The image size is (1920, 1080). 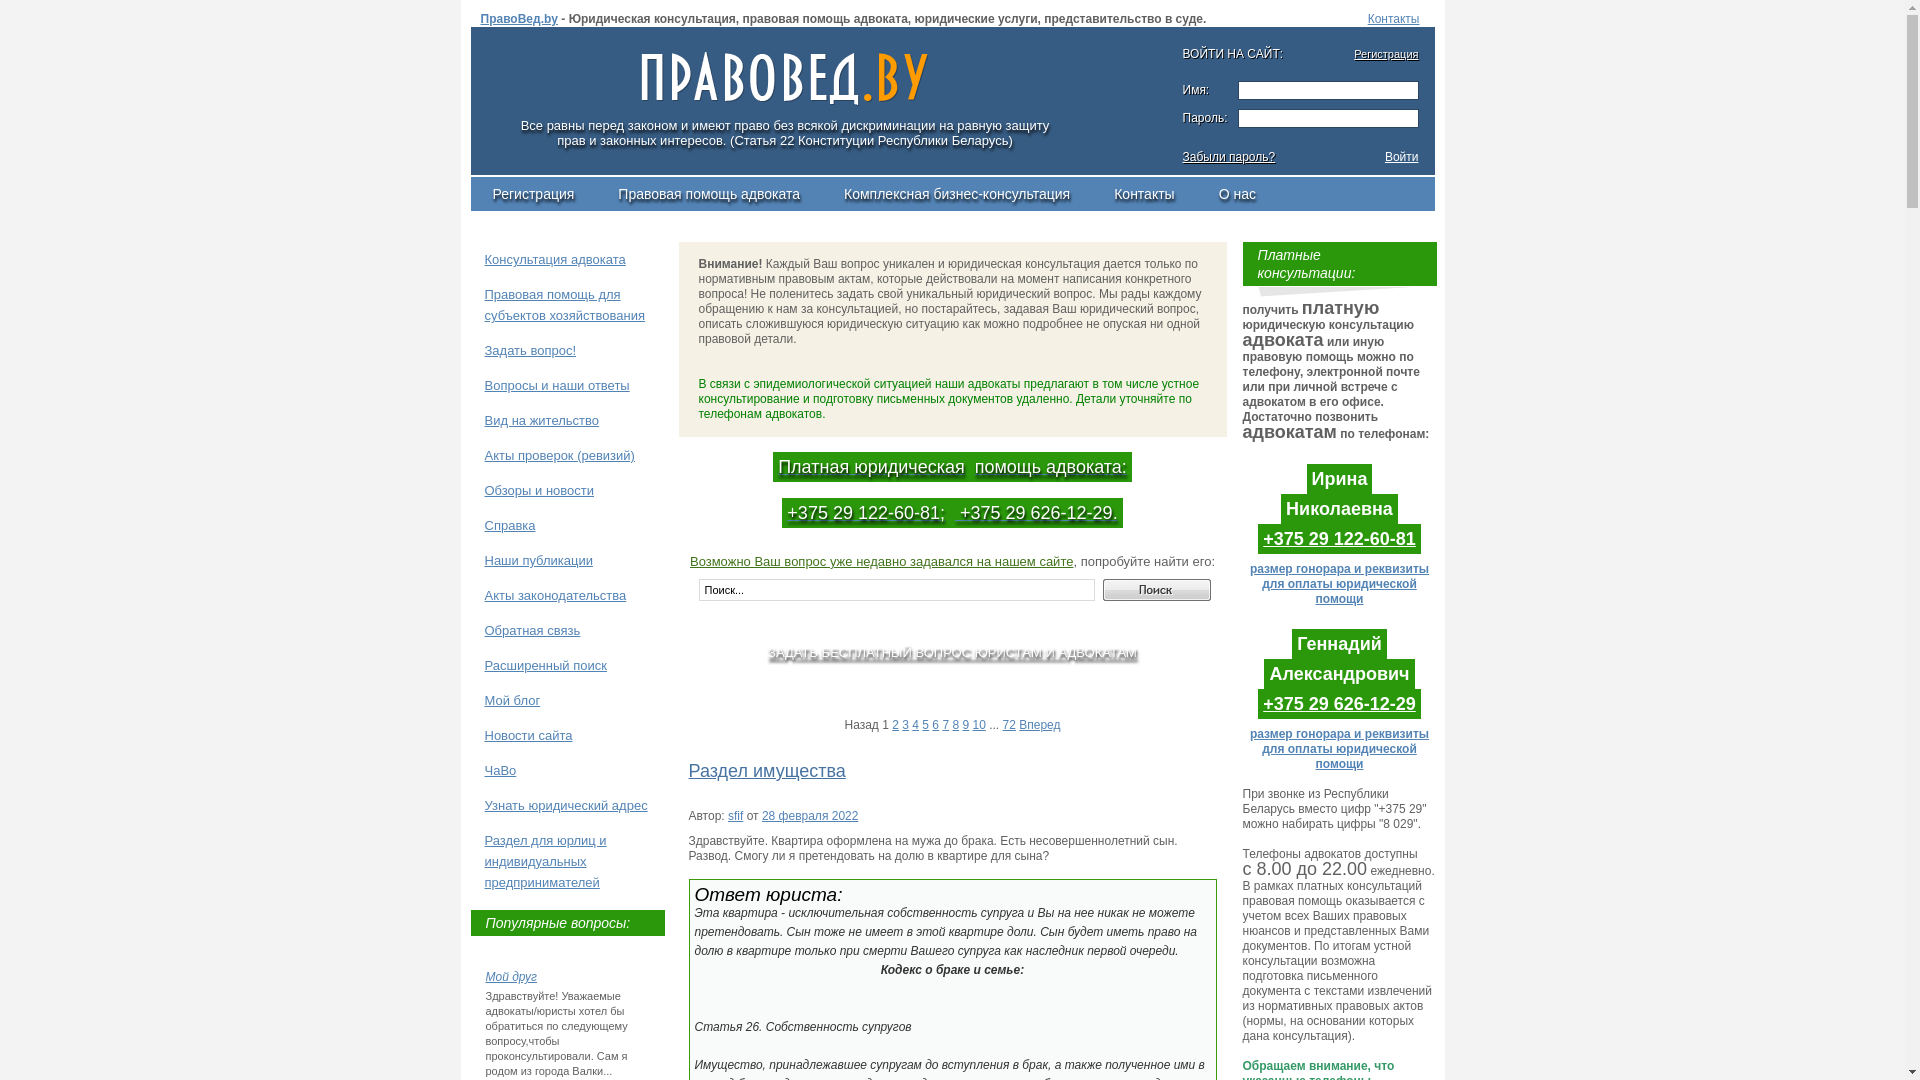 I want to click on '3', so click(x=904, y=725).